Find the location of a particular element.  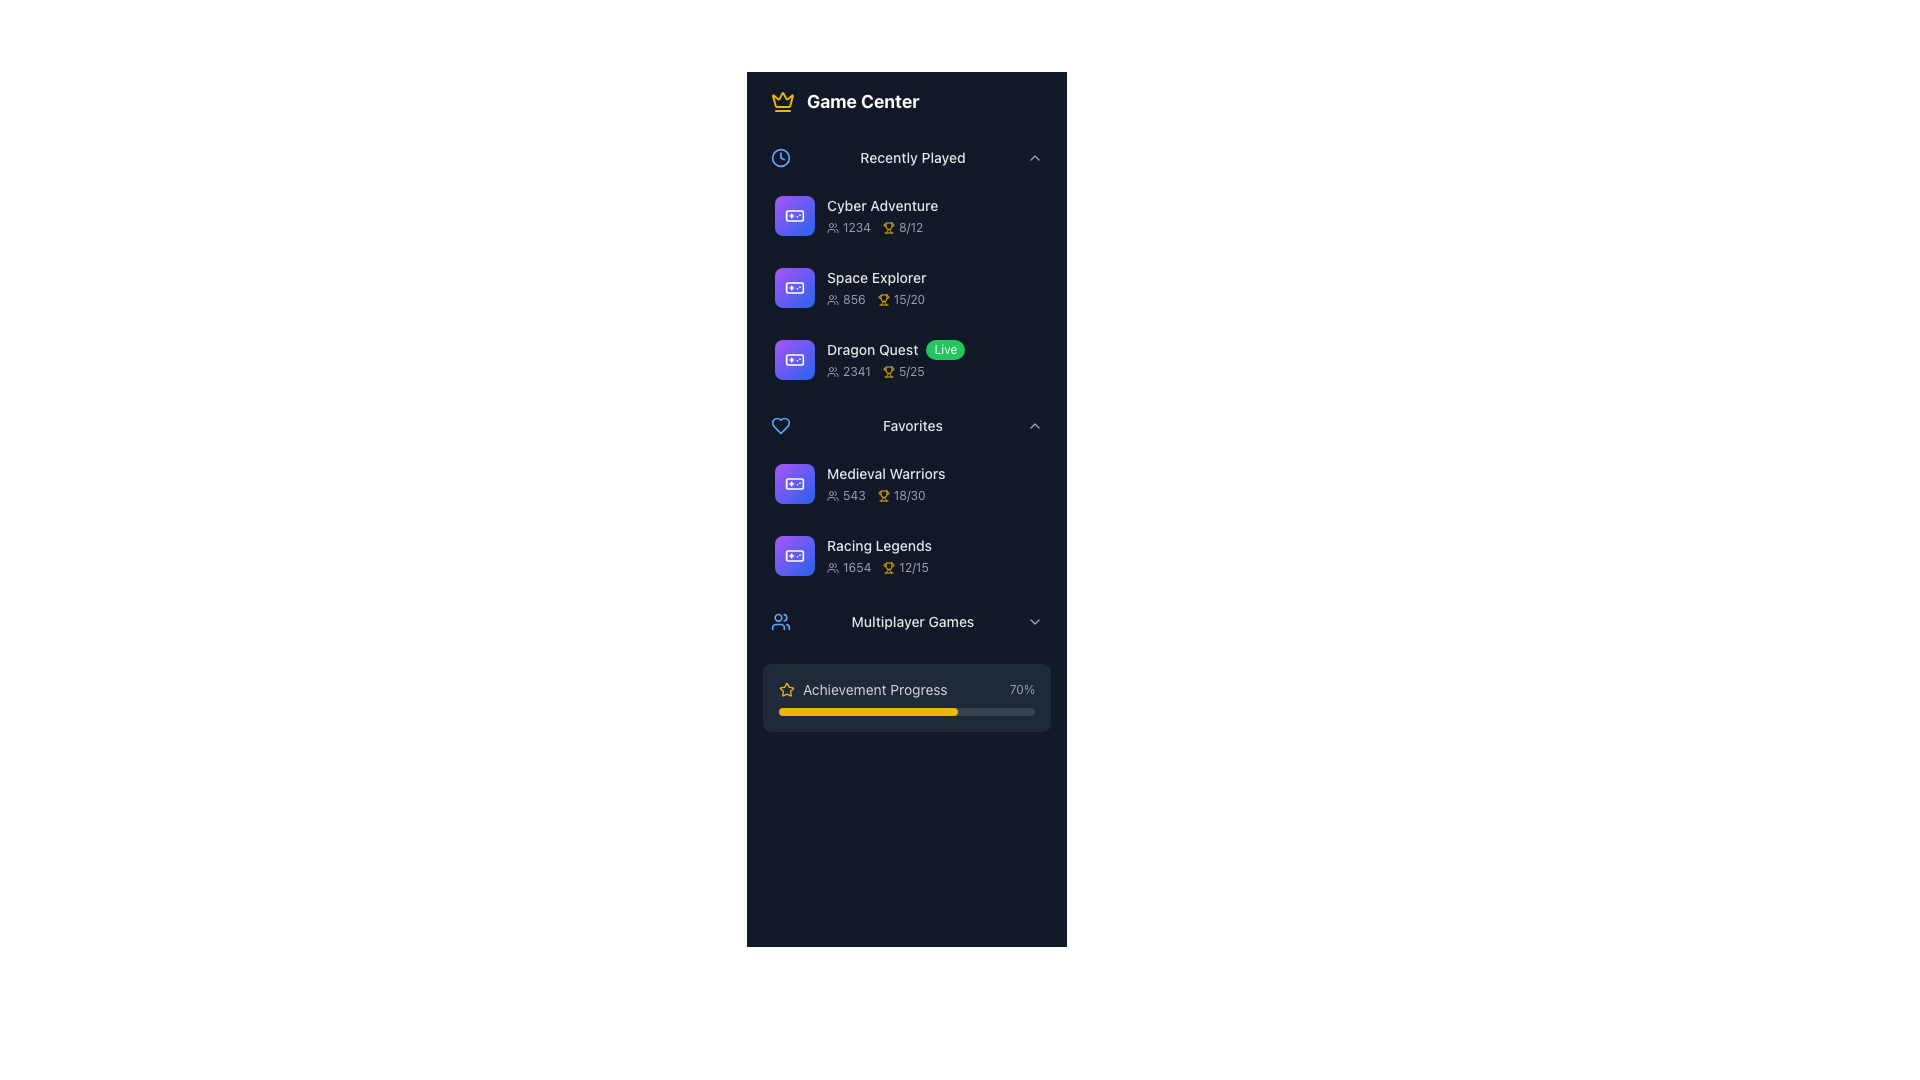

the text and icon displaying '18/30' associated with 'Medieval Warriors' is located at coordinates (846, 495).